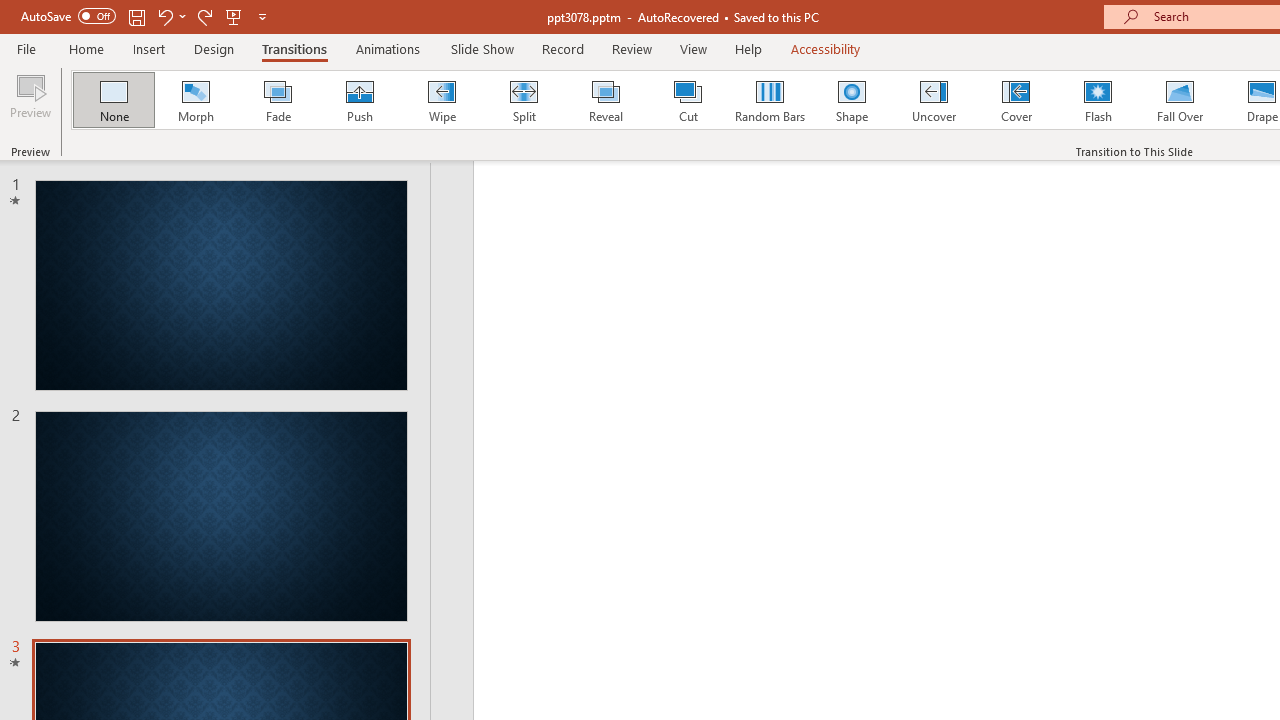  What do you see at coordinates (933, 100) in the screenshot?
I see `'Uncover'` at bounding box center [933, 100].